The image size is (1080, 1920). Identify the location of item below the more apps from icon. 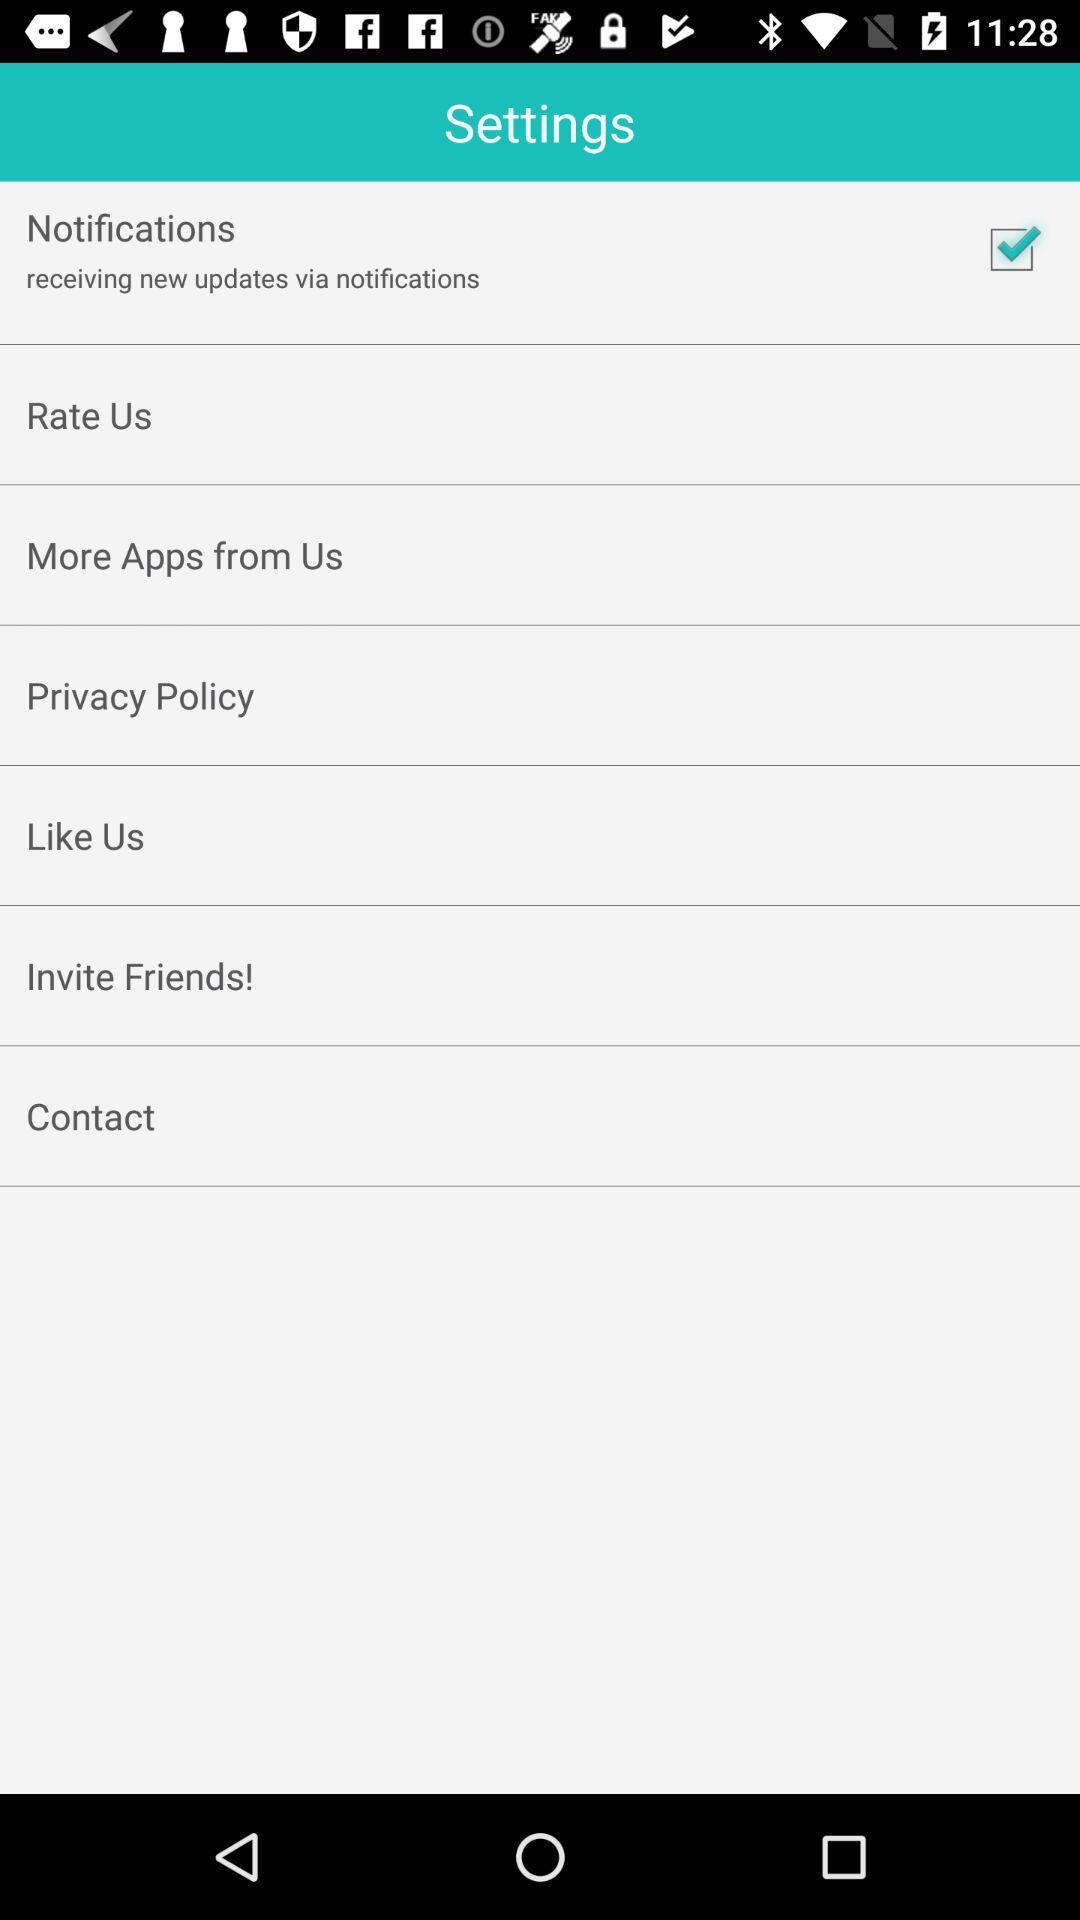
(540, 601).